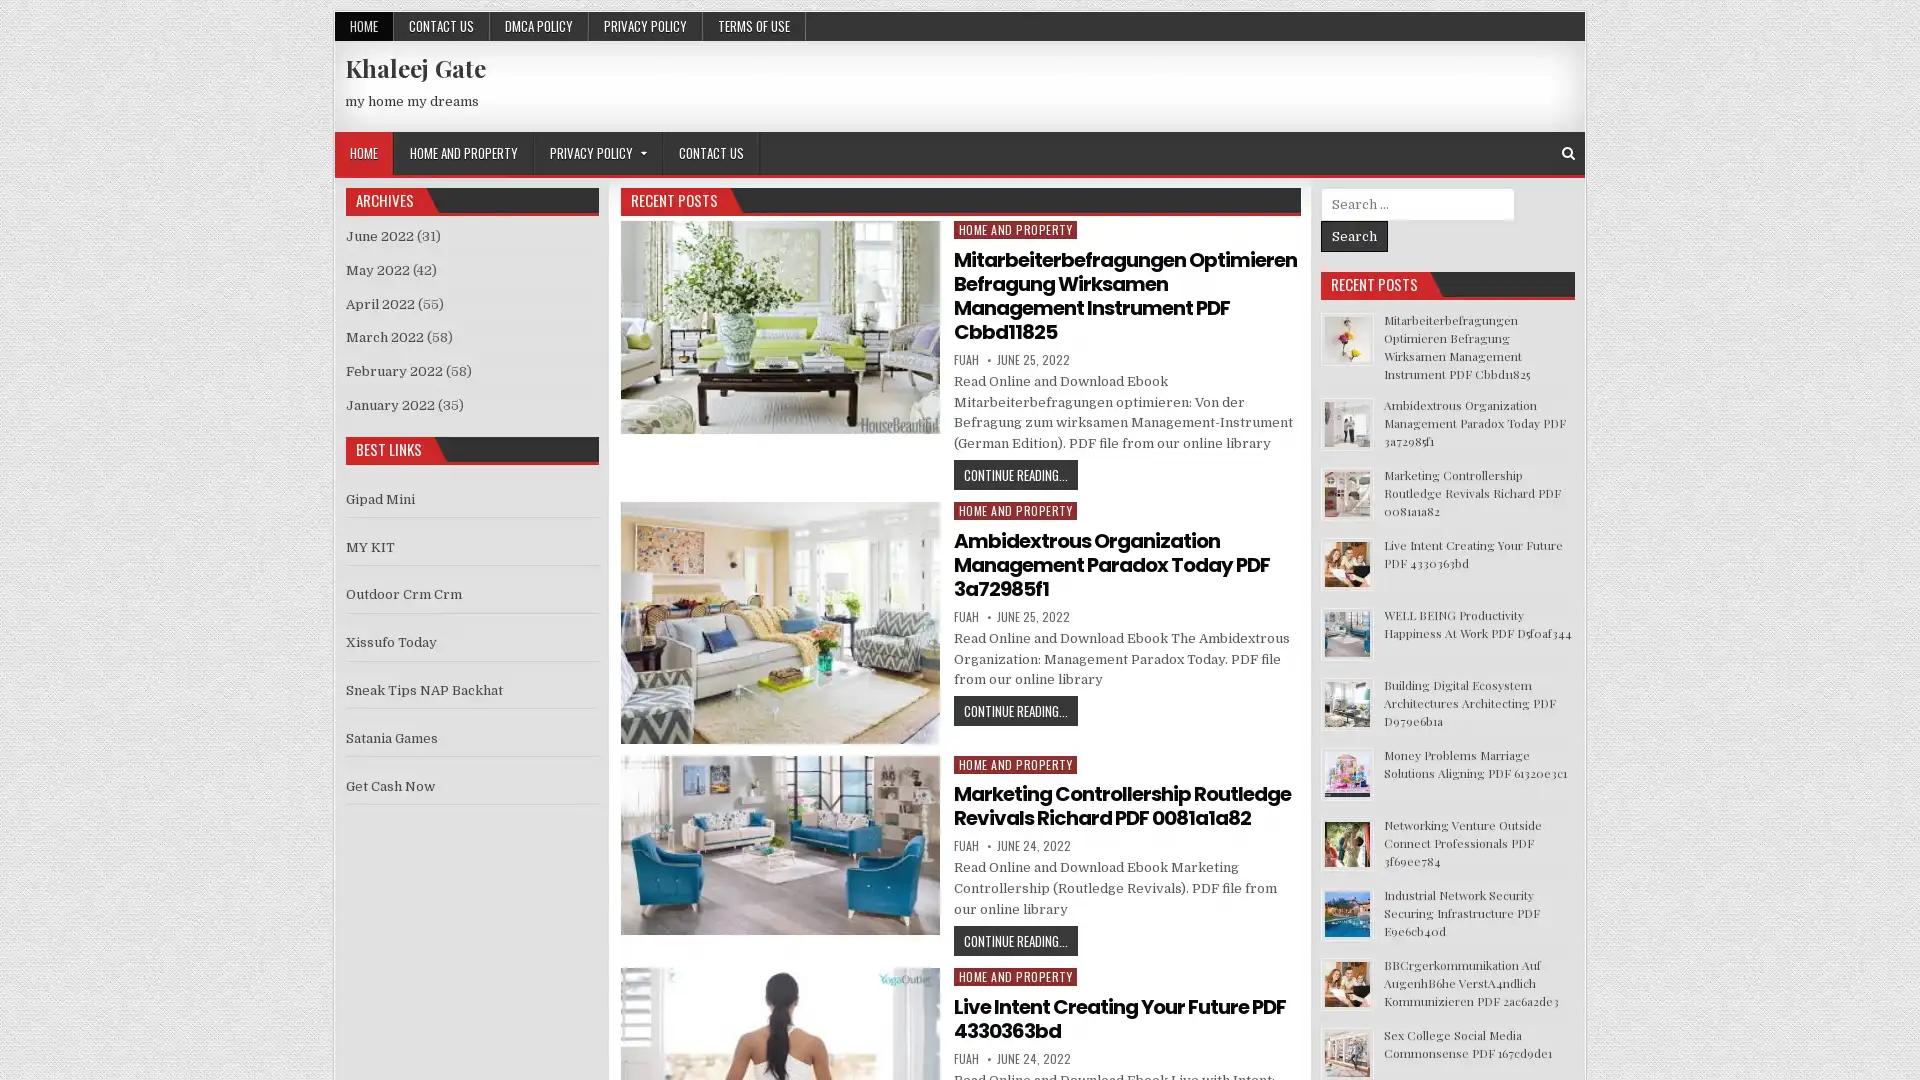 This screenshot has width=1920, height=1080. What do you see at coordinates (1354, 235) in the screenshot?
I see `Search` at bounding box center [1354, 235].